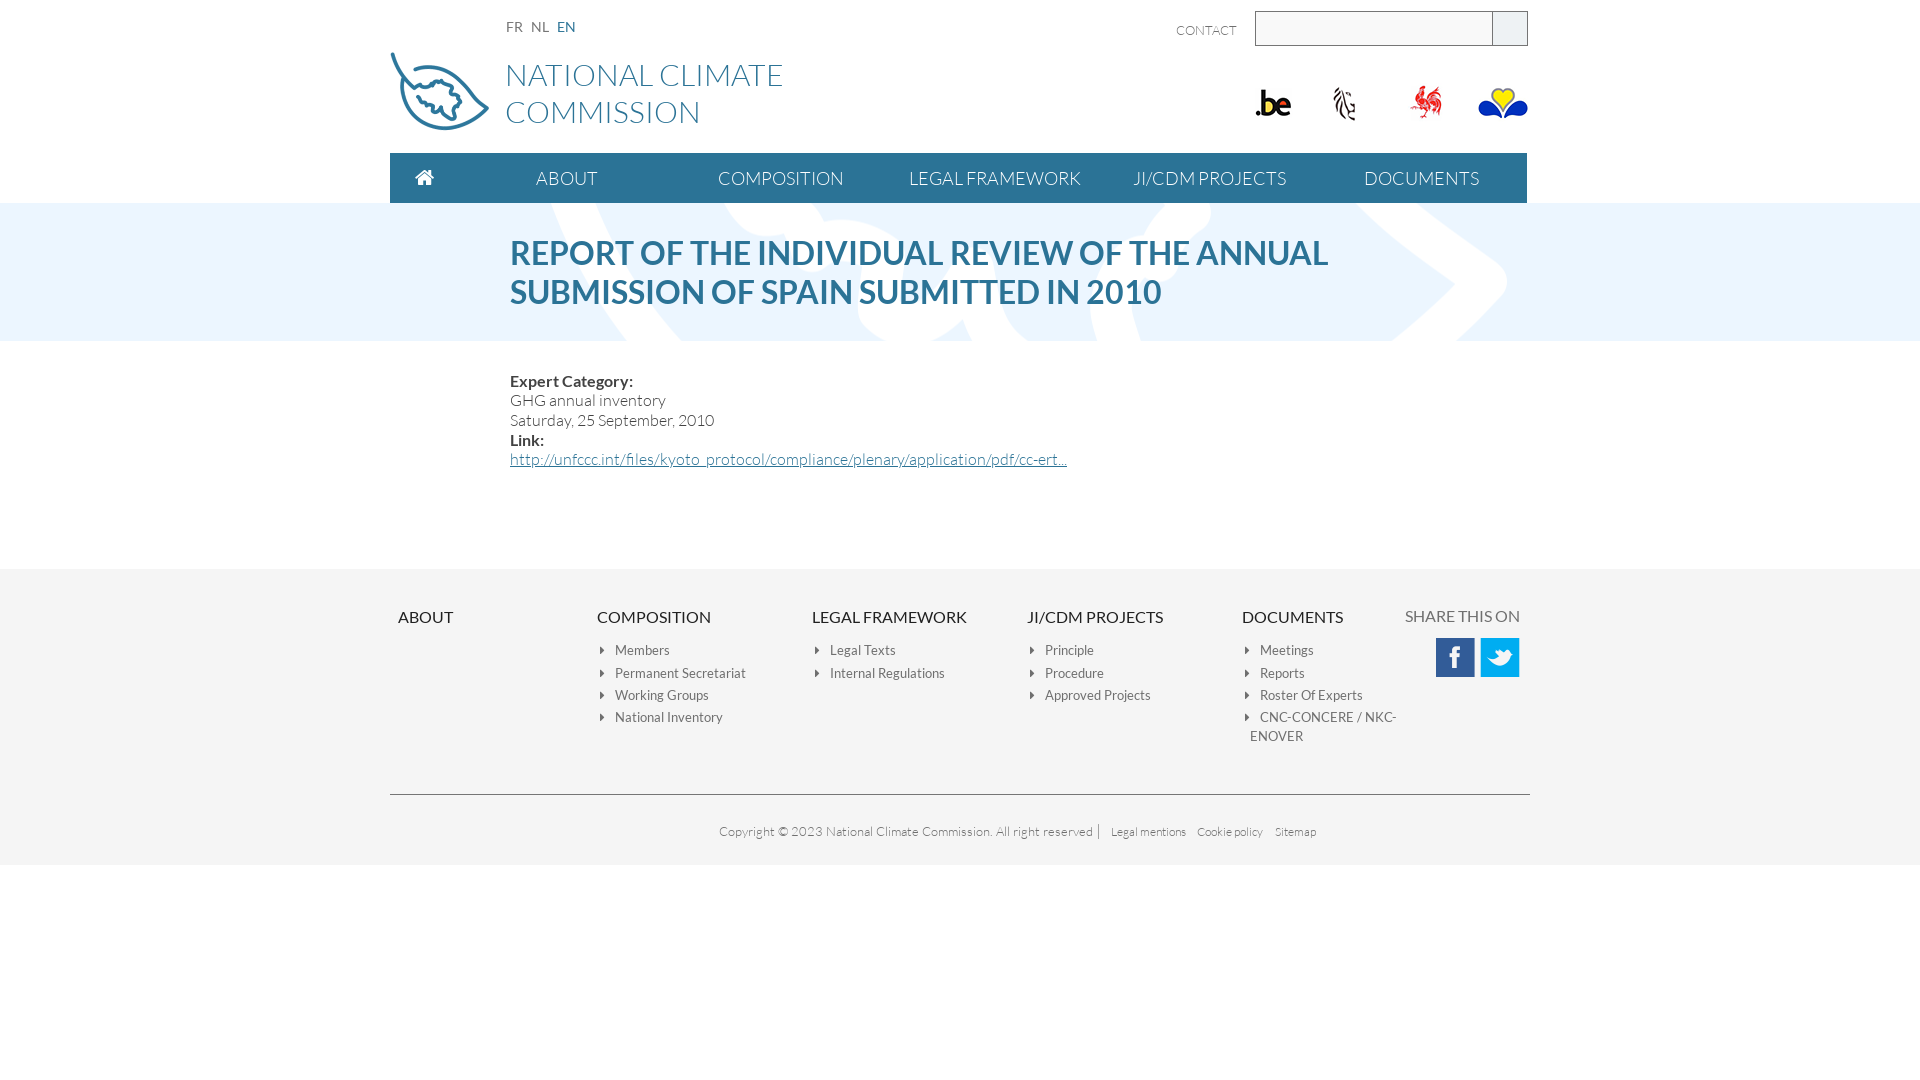 The image size is (1920, 1080). I want to click on 'DOCUMENTS', so click(1315, 176).